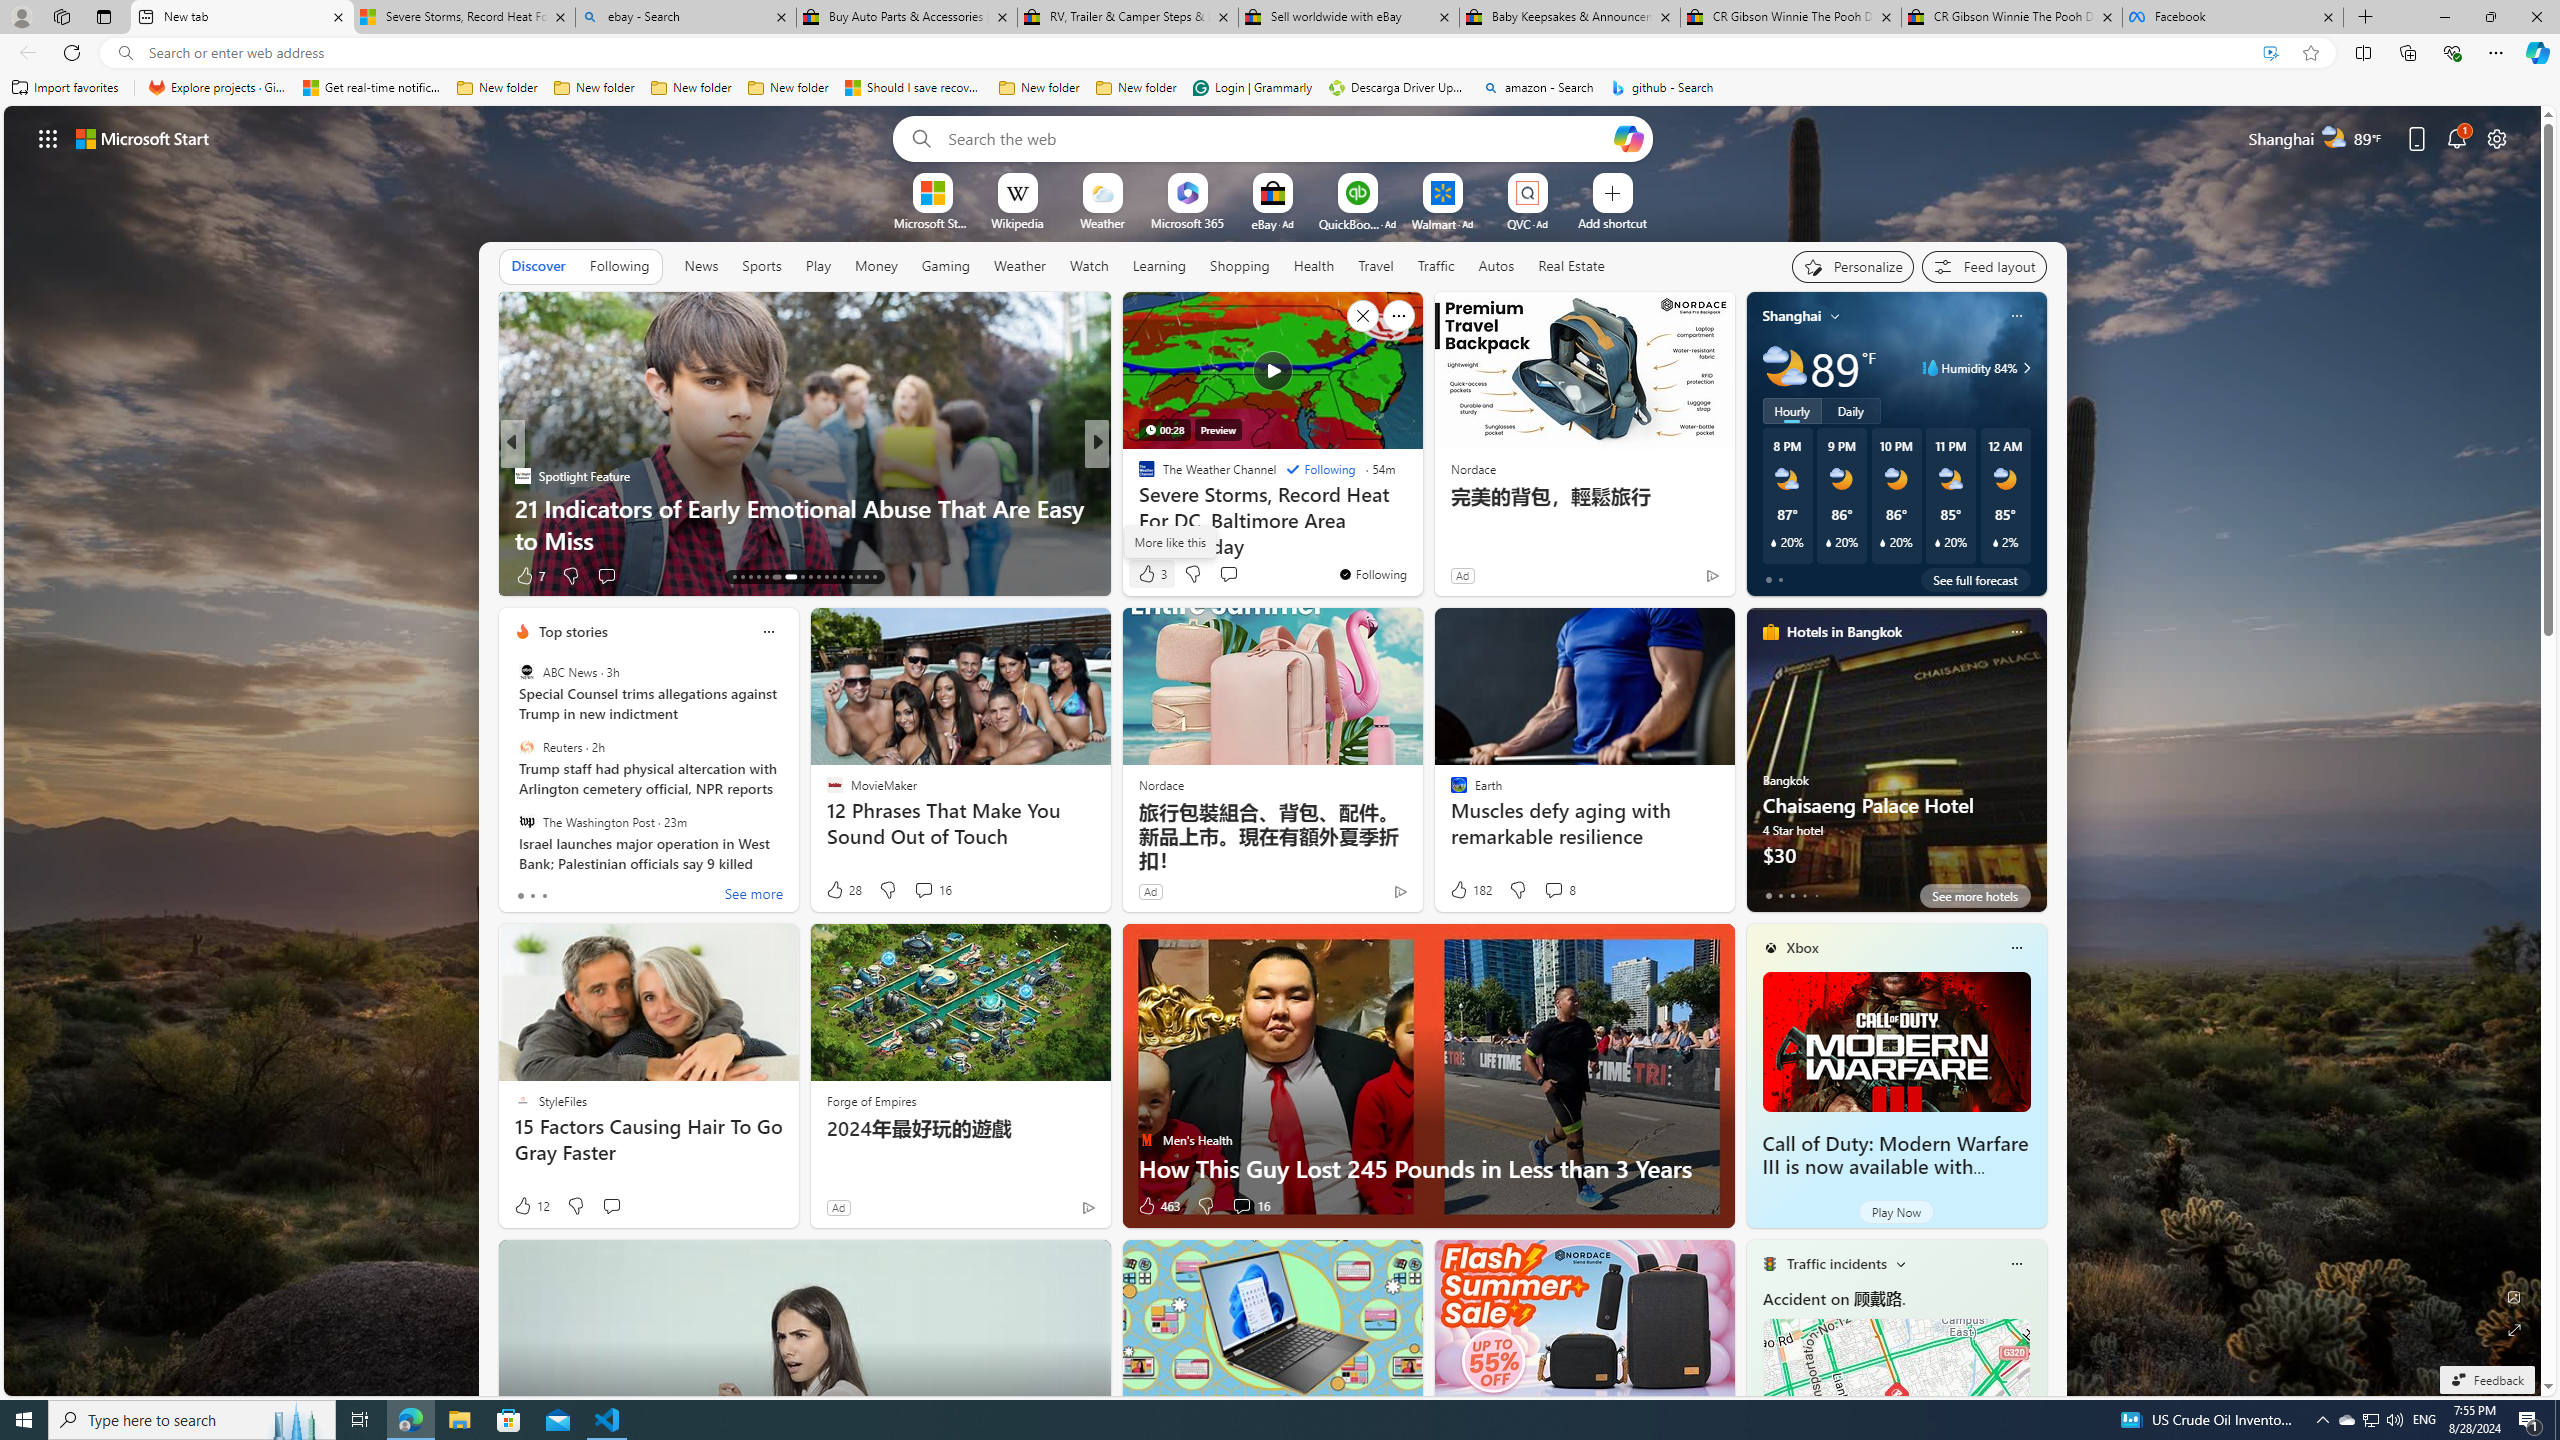 Image resolution: width=2560 pixels, height=1440 pixels. Describe the element at coordinates (802, 577) in the screenshot. I see `'AutomationID: tab-20'` at that location.